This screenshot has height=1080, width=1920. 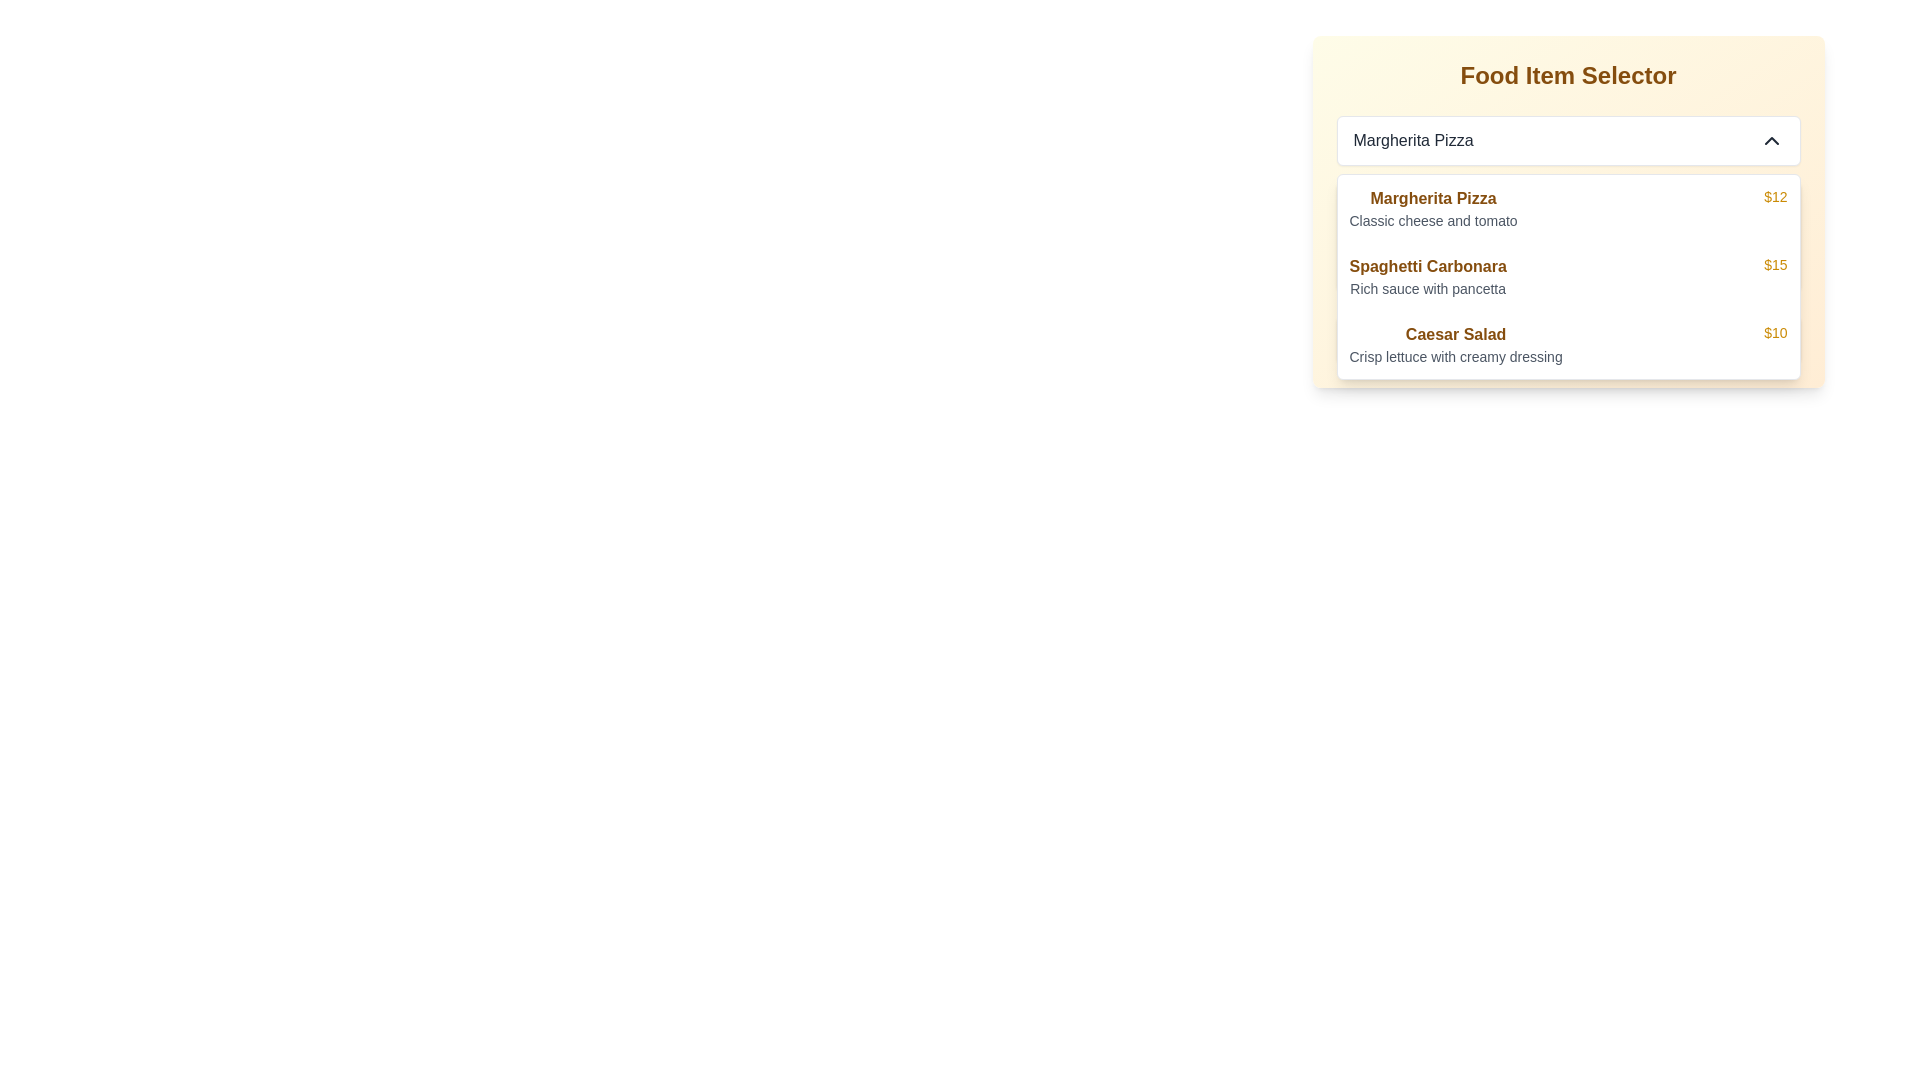 I want to click on the text label displaying 'Margherita Pizza' which is located near the top left side of the food items list, so click(x=1412, y=140).